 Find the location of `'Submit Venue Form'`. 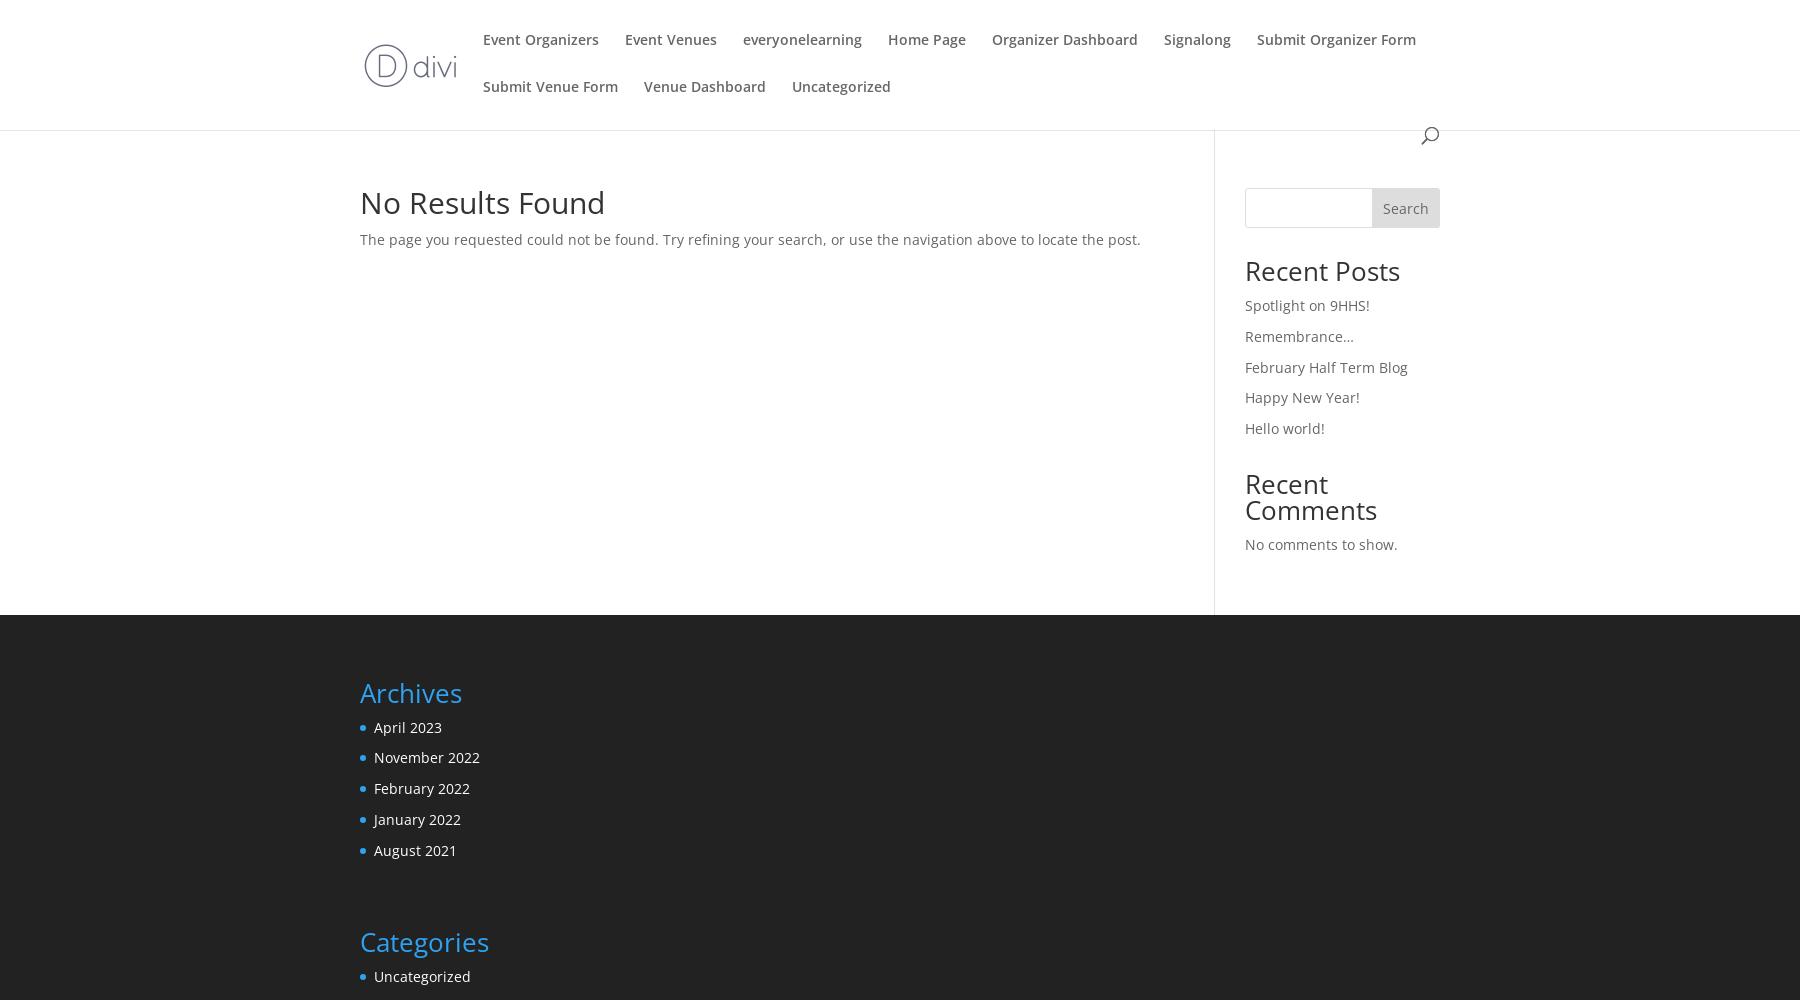

'Submit Venue Form' is located at coordinates (549, 85).